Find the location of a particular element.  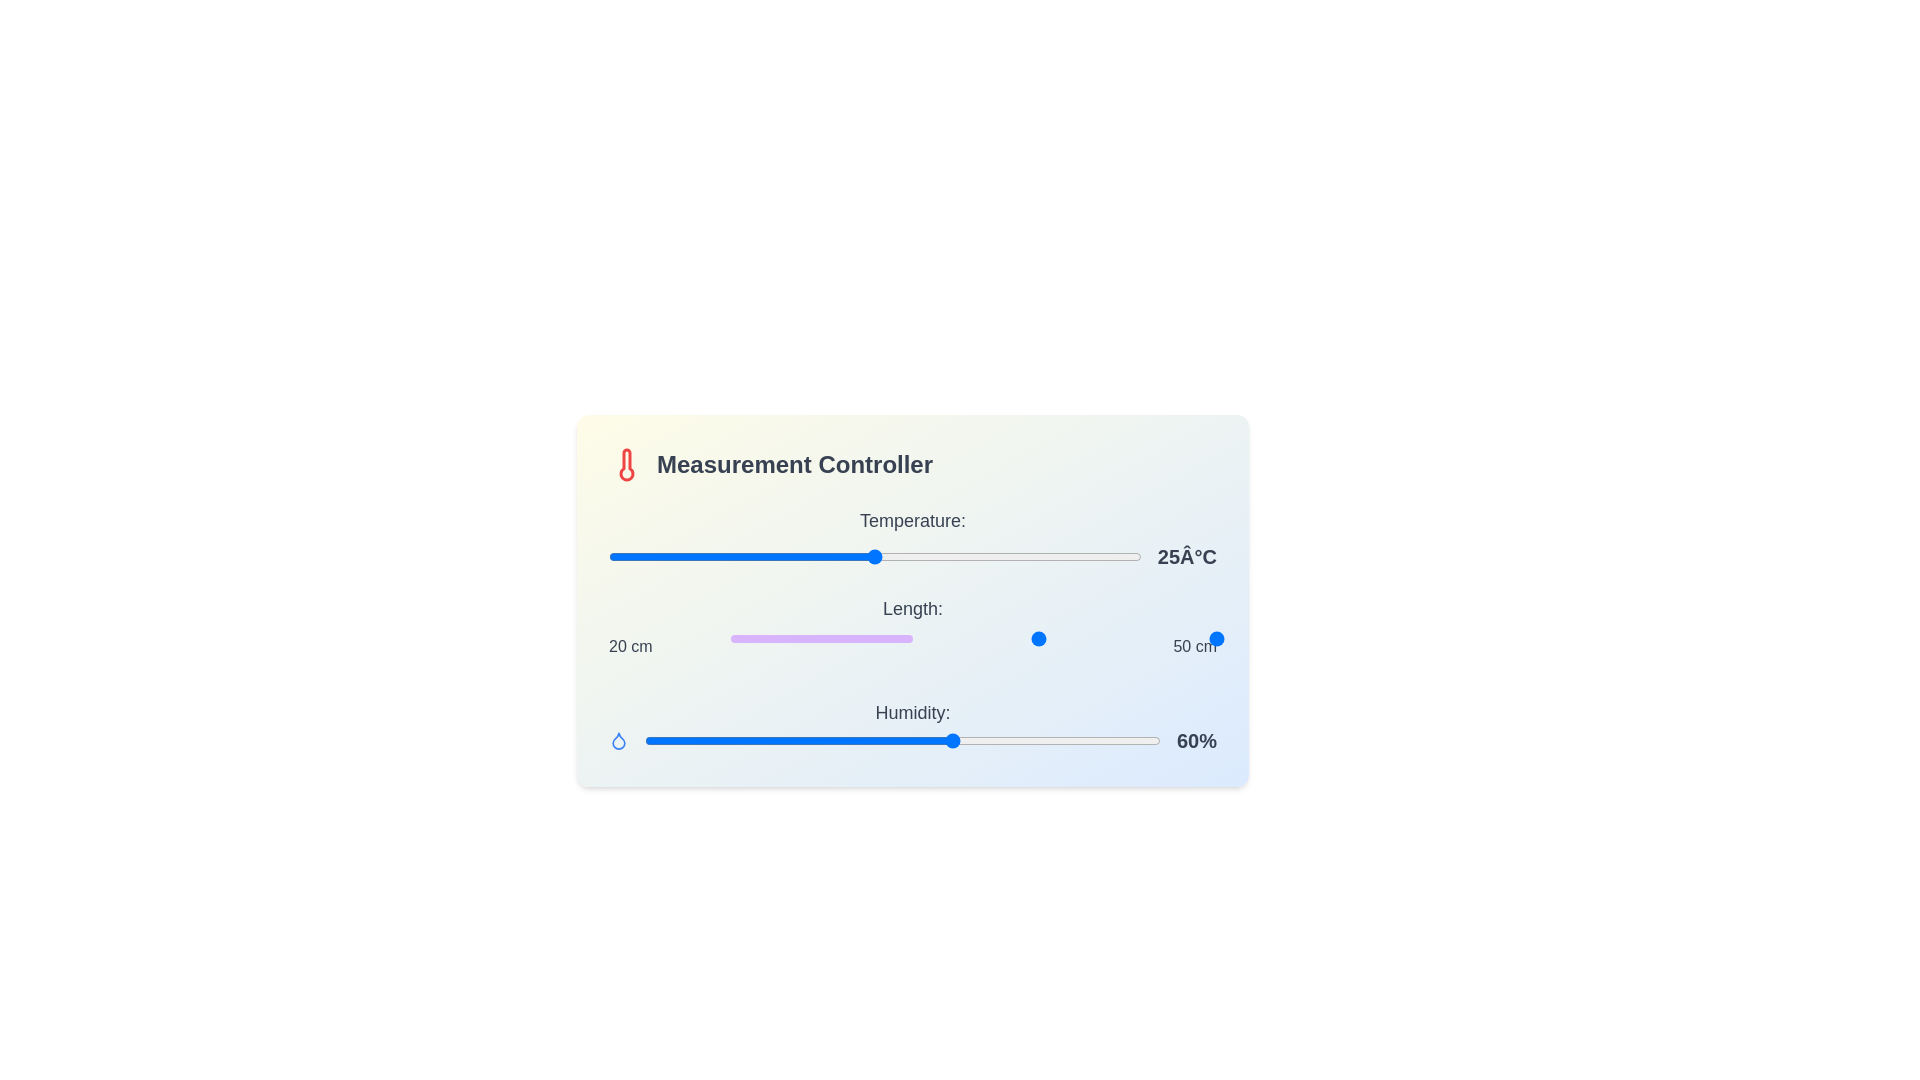

the slider value is located at coordinates (936, 639).